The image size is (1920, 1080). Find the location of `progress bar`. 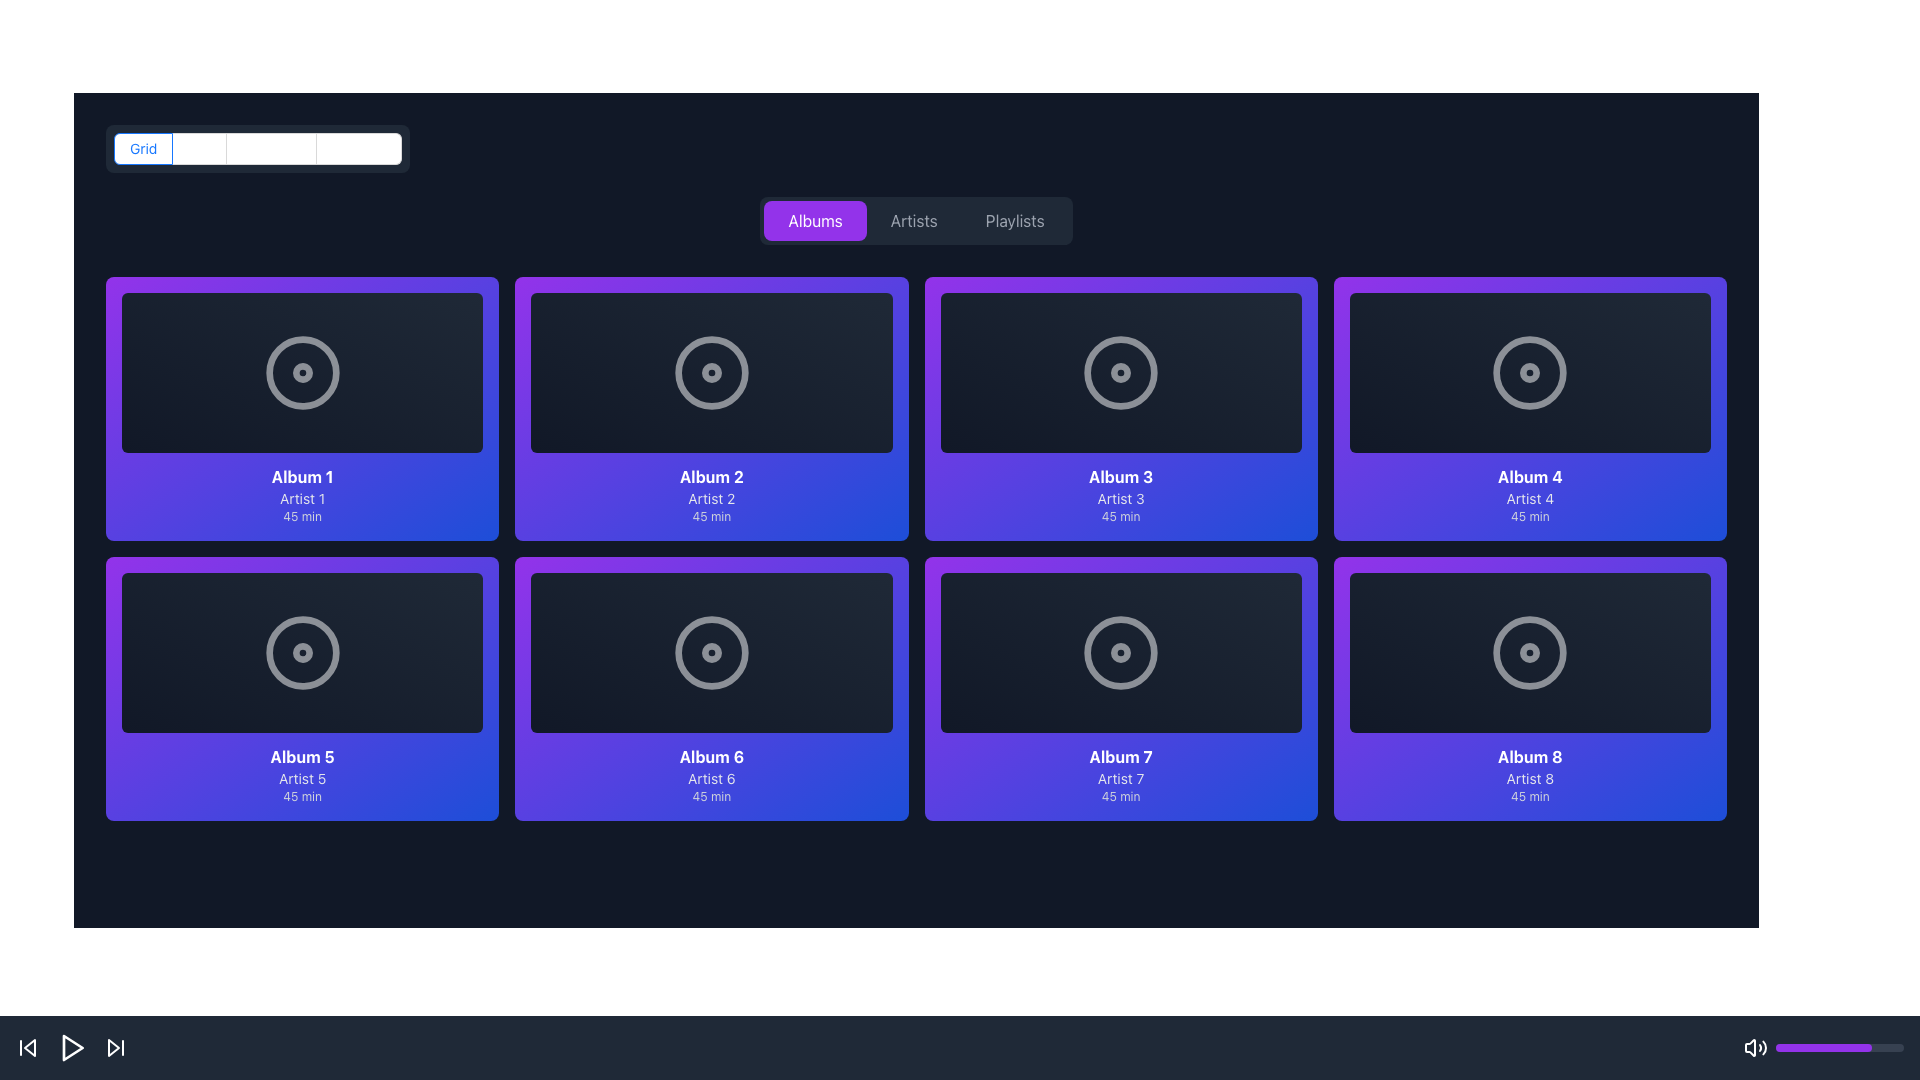

progress bar is located at coordinates (1837, 1047).